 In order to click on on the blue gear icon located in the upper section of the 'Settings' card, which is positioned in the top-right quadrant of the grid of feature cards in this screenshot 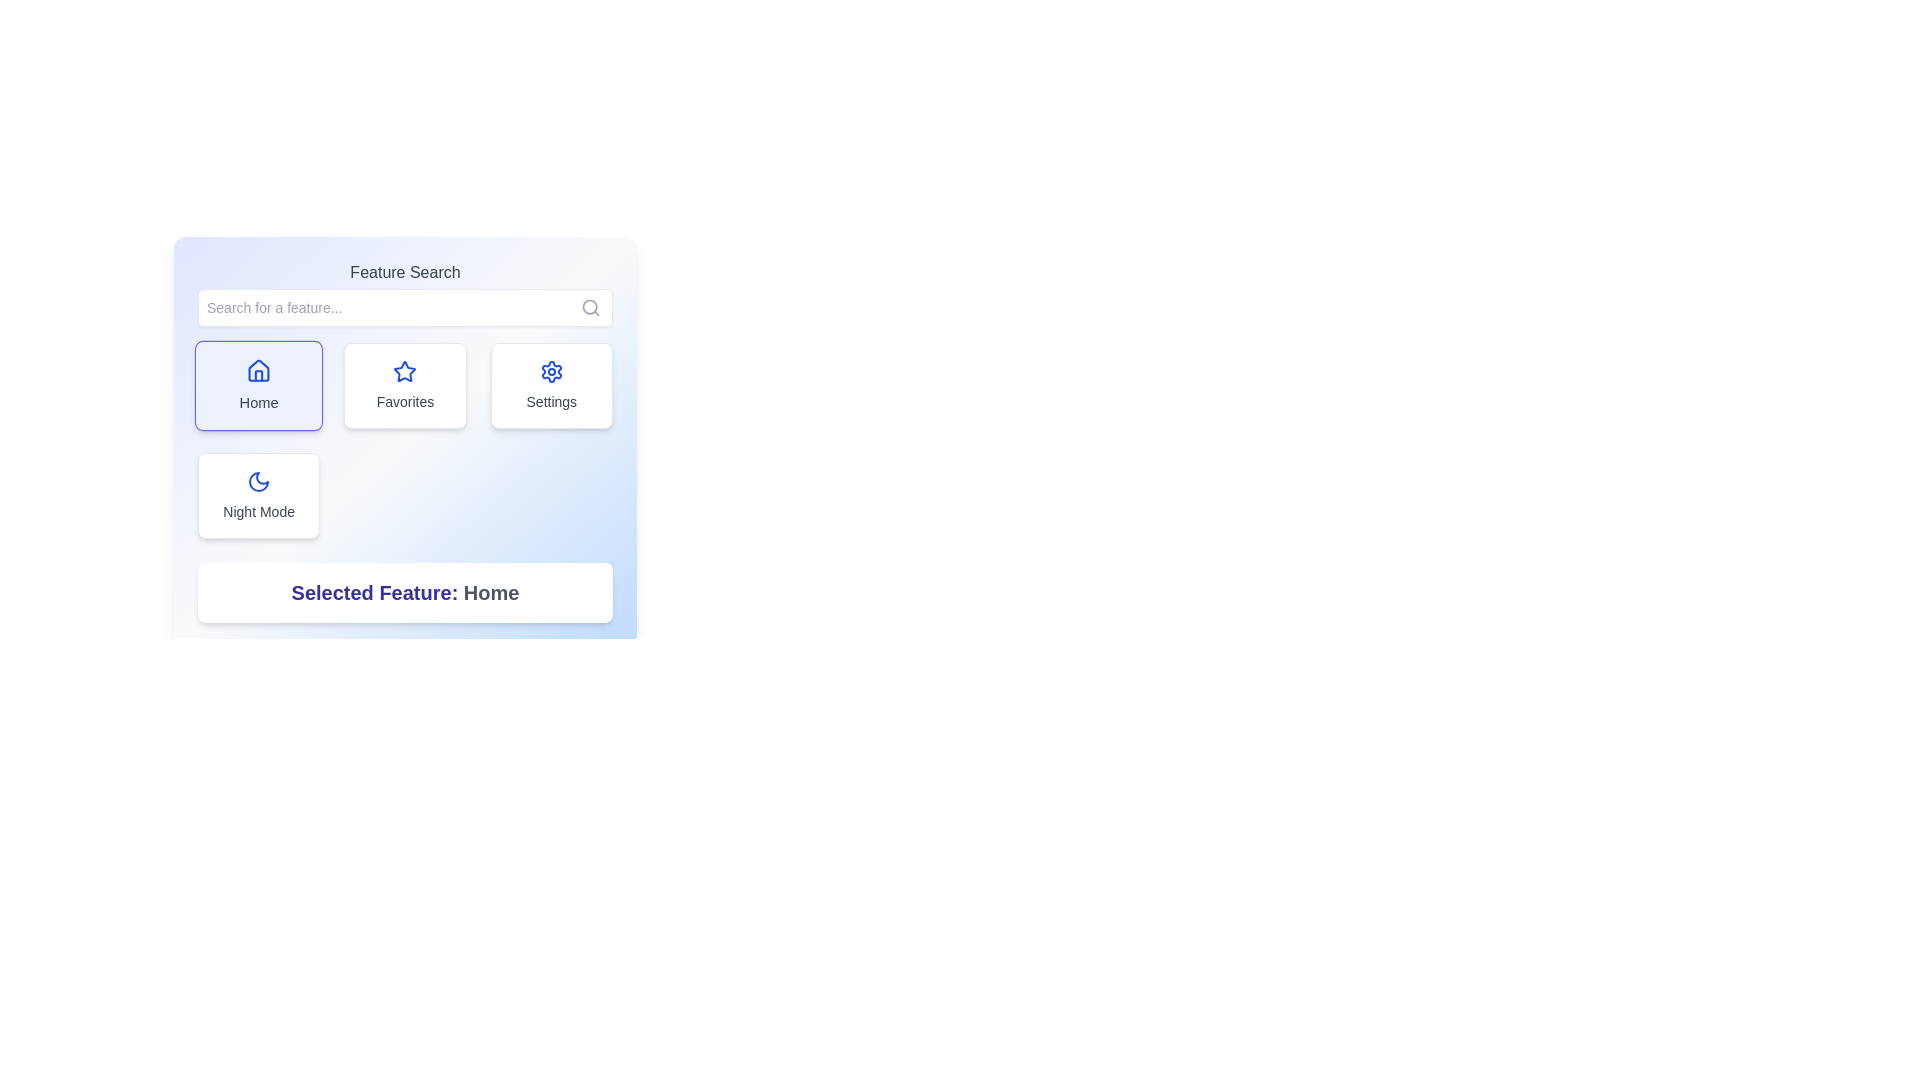, I will do `click(551, 371)`.